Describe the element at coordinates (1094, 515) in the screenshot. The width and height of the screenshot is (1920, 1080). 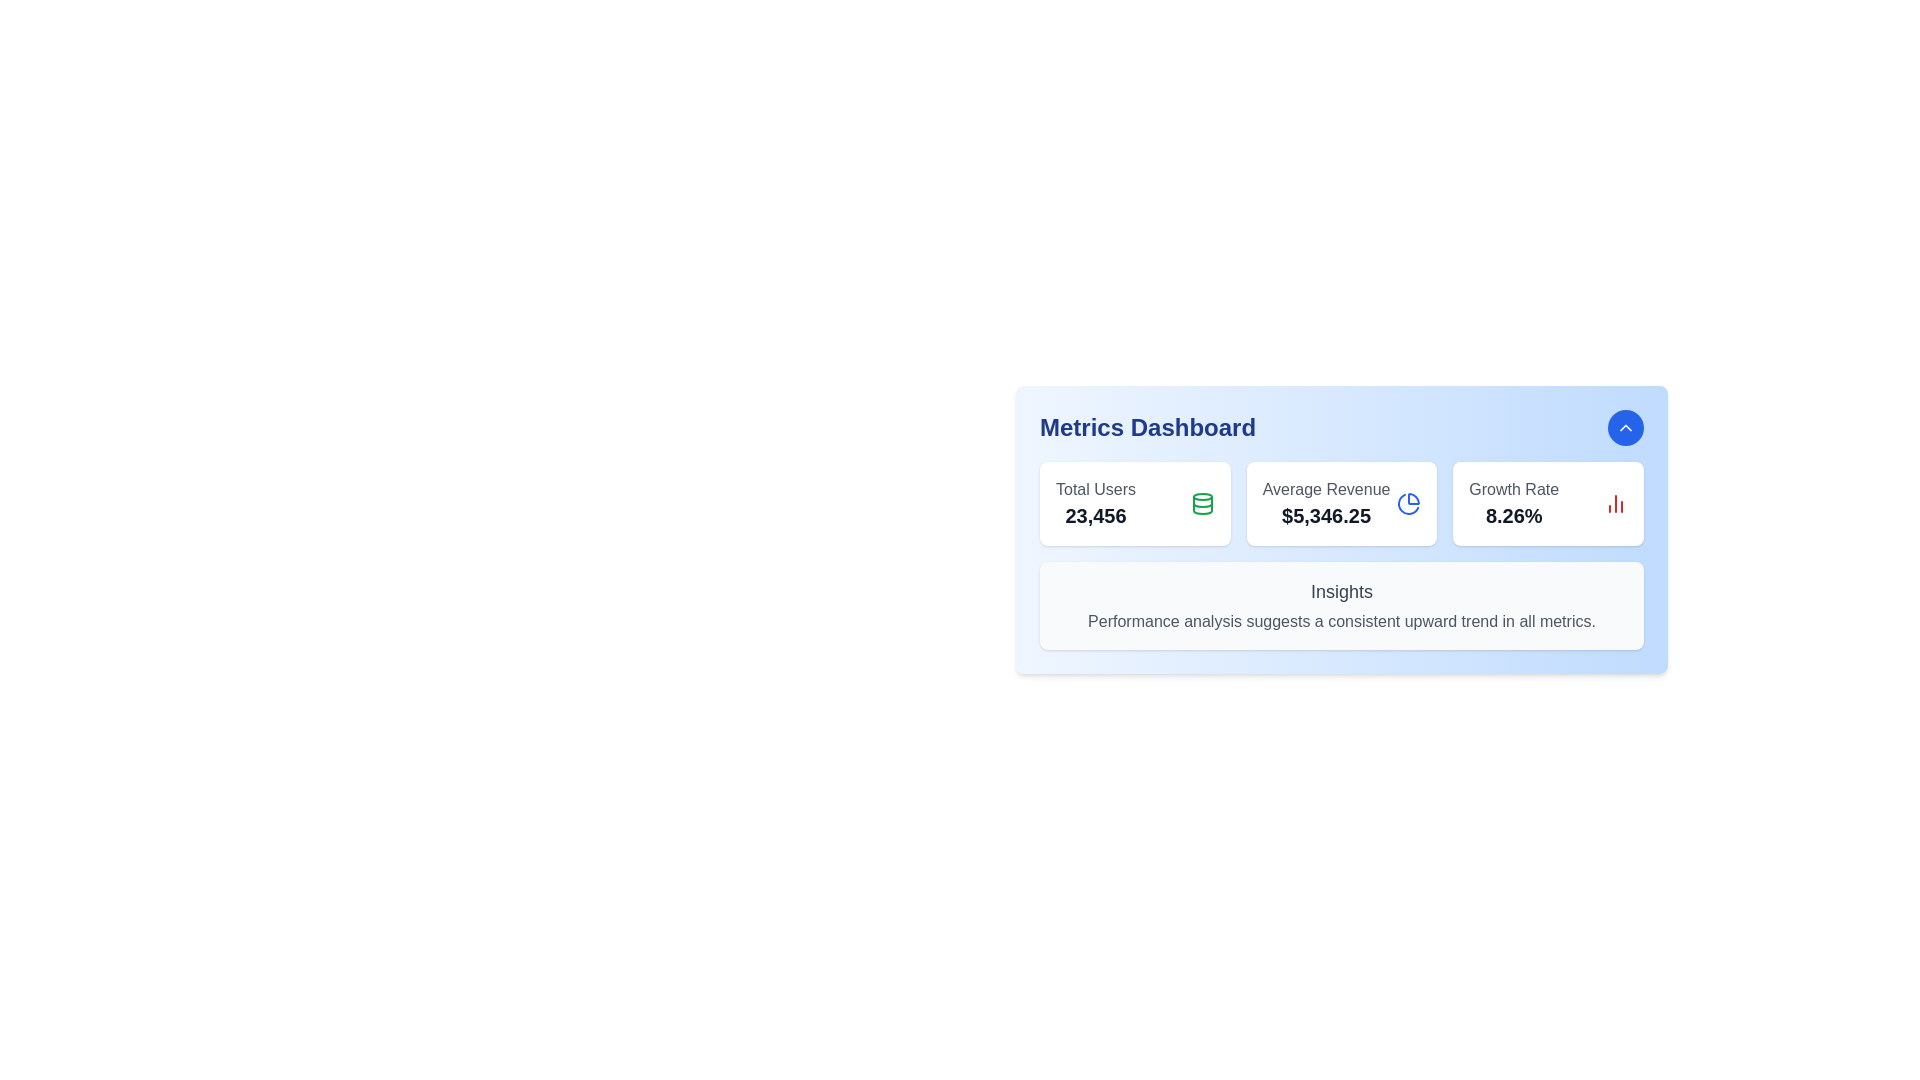
I see `the text displaying the number '23,456' within the 'Total Users' widget on the dashboard` at that location.